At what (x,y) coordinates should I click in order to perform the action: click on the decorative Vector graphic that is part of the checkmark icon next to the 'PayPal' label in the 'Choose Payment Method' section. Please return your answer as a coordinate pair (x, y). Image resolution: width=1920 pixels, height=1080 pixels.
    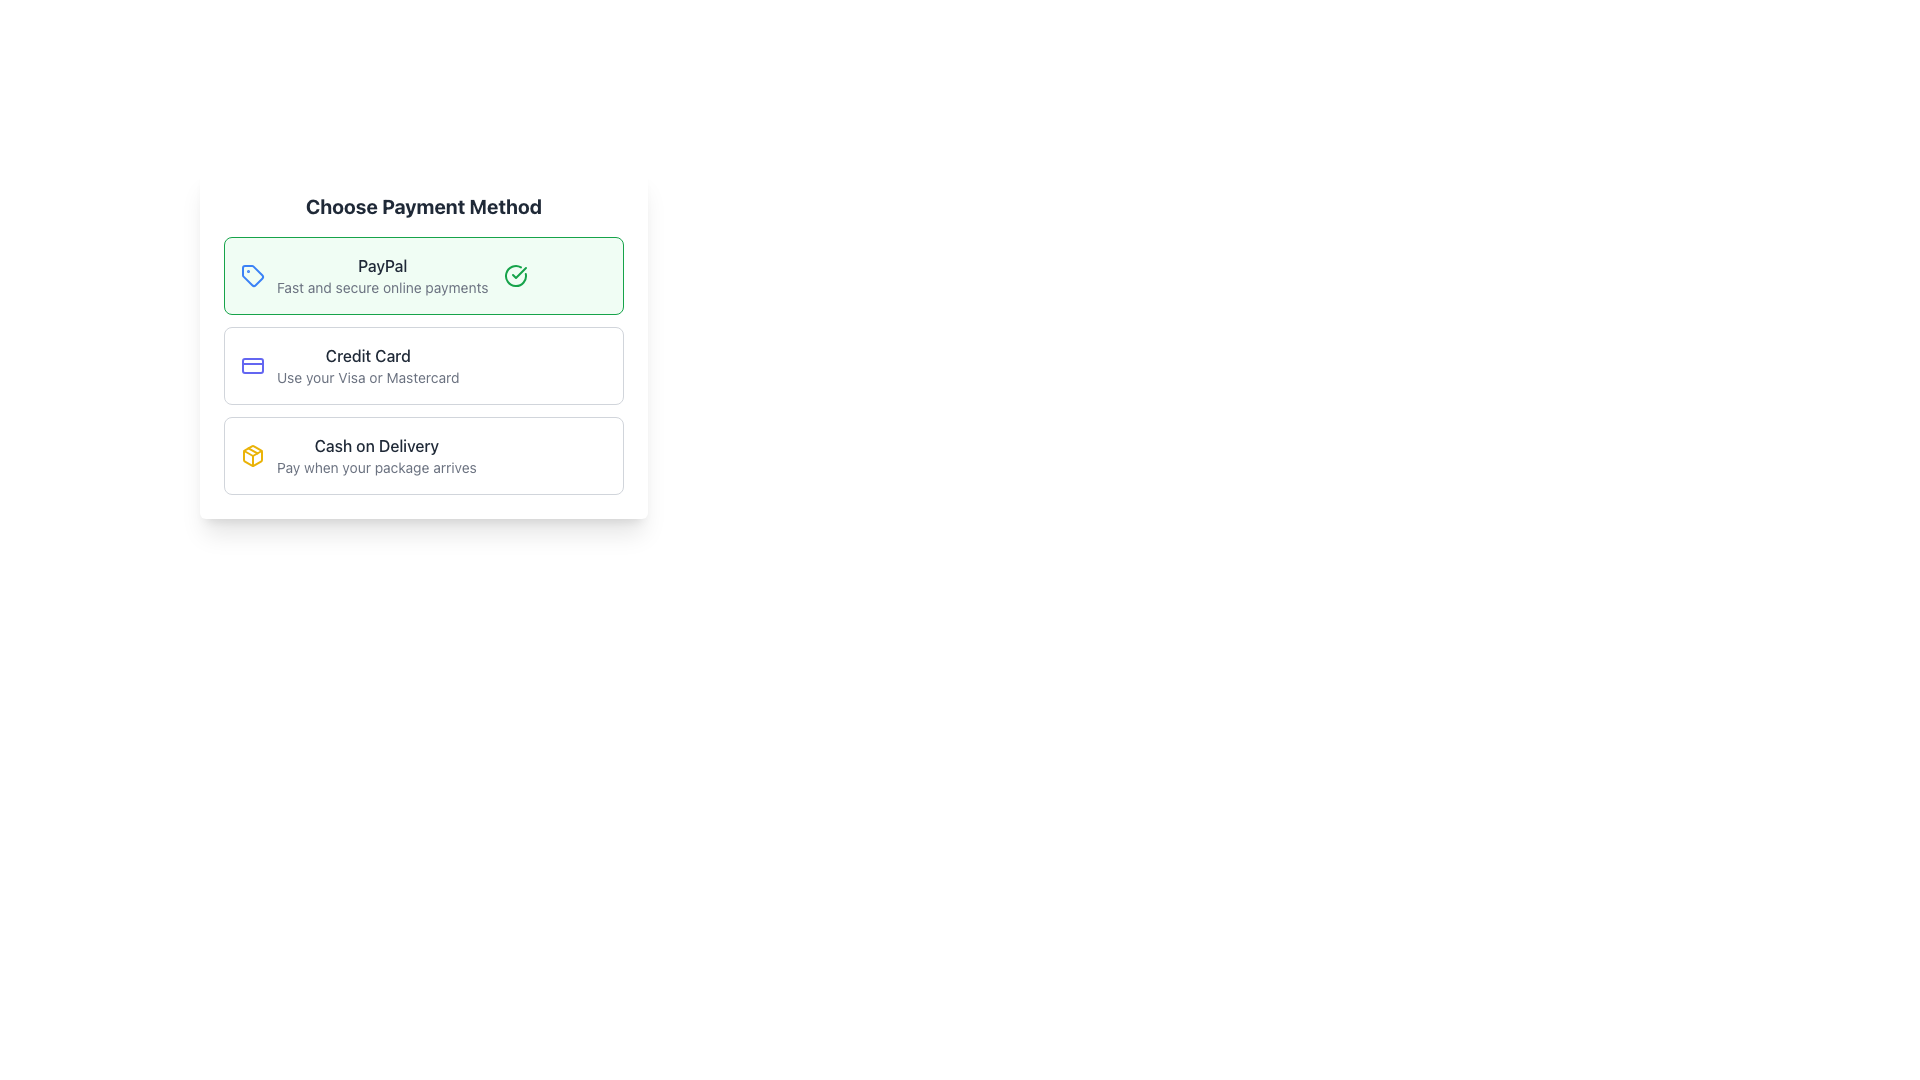
    Looking at the image, I should click on (516, 276).